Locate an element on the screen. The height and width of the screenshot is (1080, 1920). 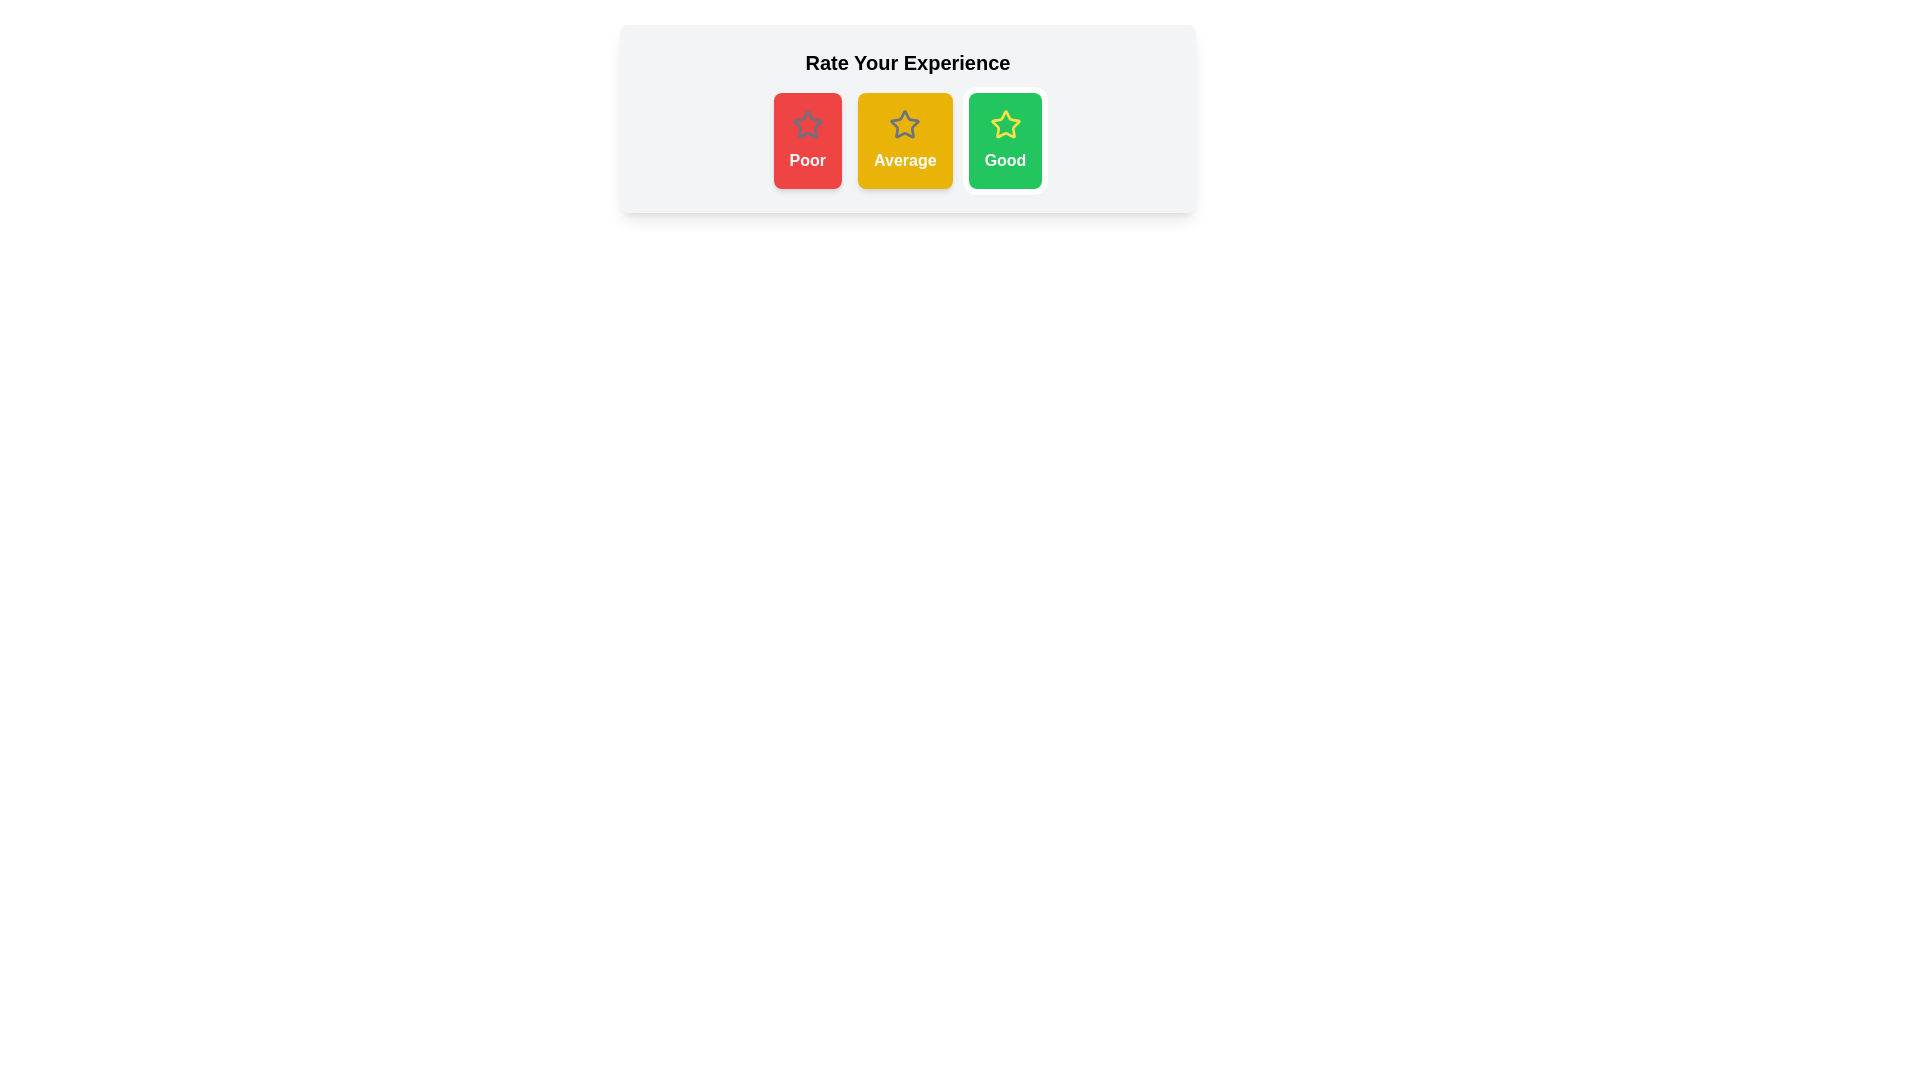
the Good button to select the corresponding rating is located at coordinates (1005, 140).